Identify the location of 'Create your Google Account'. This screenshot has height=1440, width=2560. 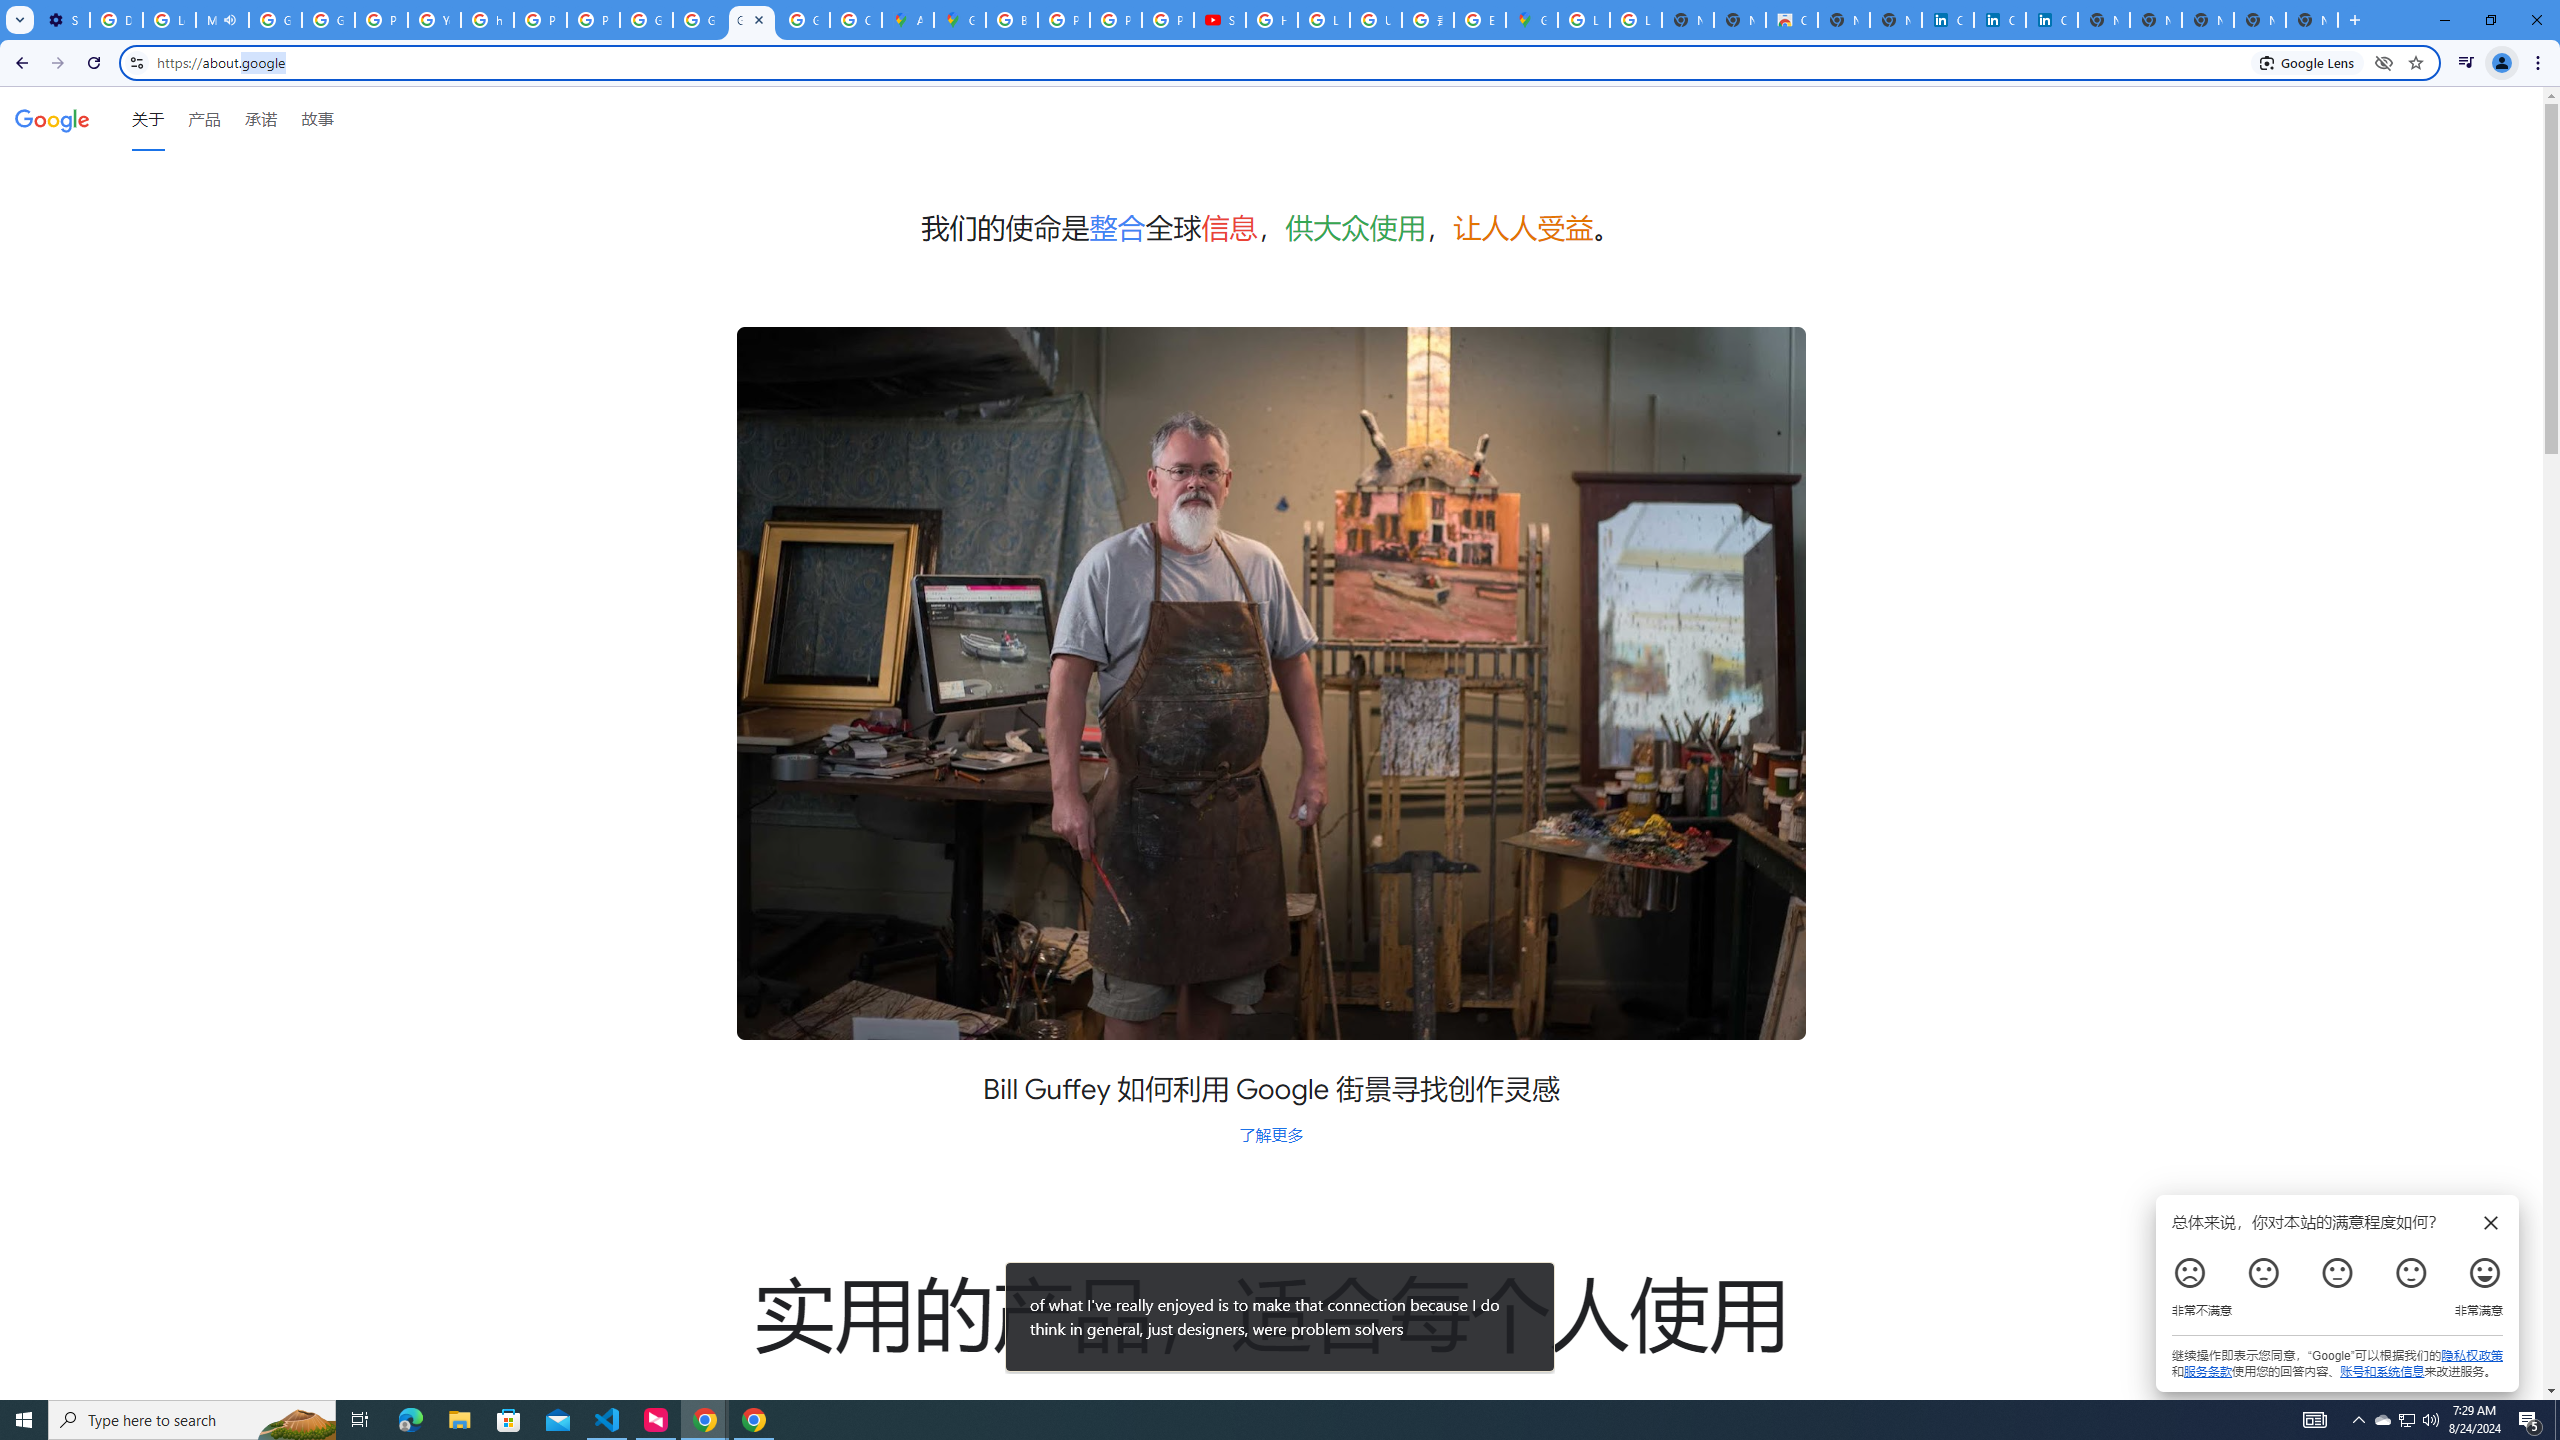
(856, 19).